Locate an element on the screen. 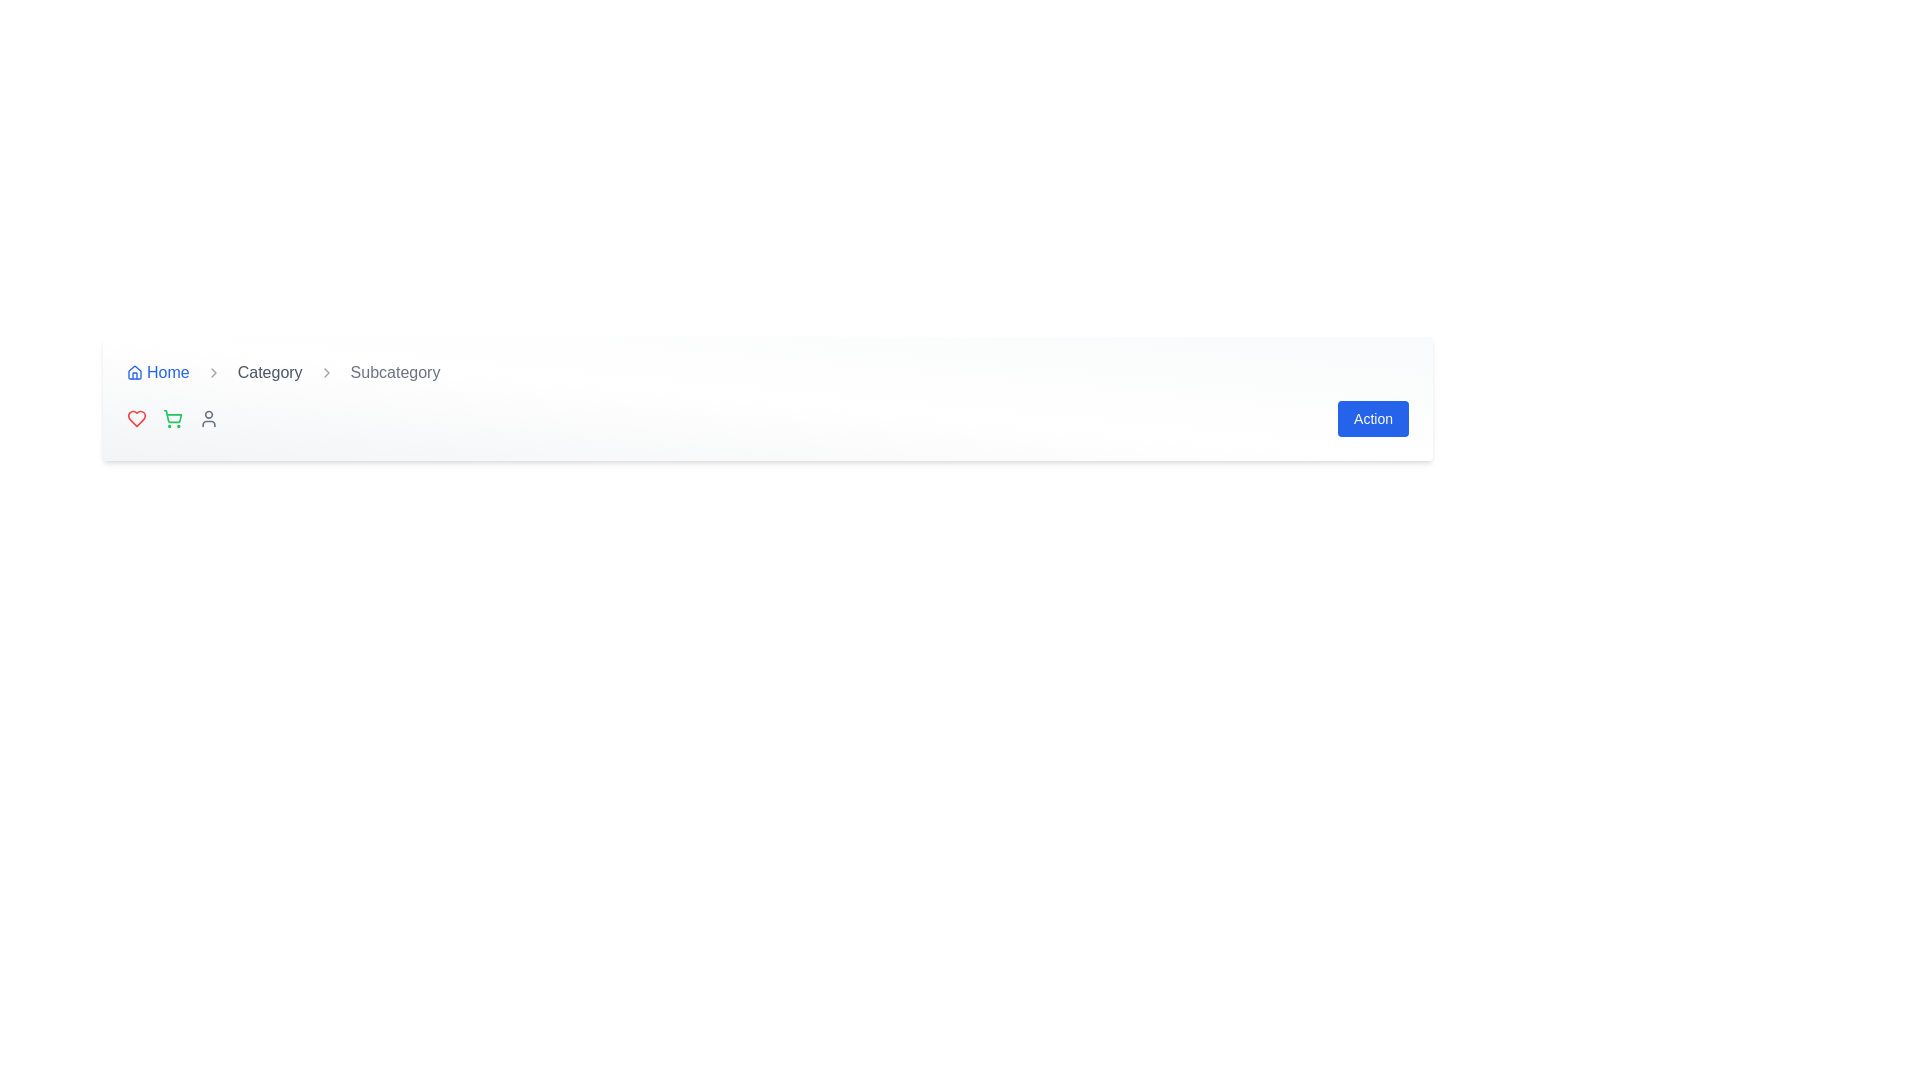 This screenshot has height=1080, width=1920. the user-related functionalities icon, which is the third icon from the left in the bottom-right flexbox layout is located at coordinates (209, 418).